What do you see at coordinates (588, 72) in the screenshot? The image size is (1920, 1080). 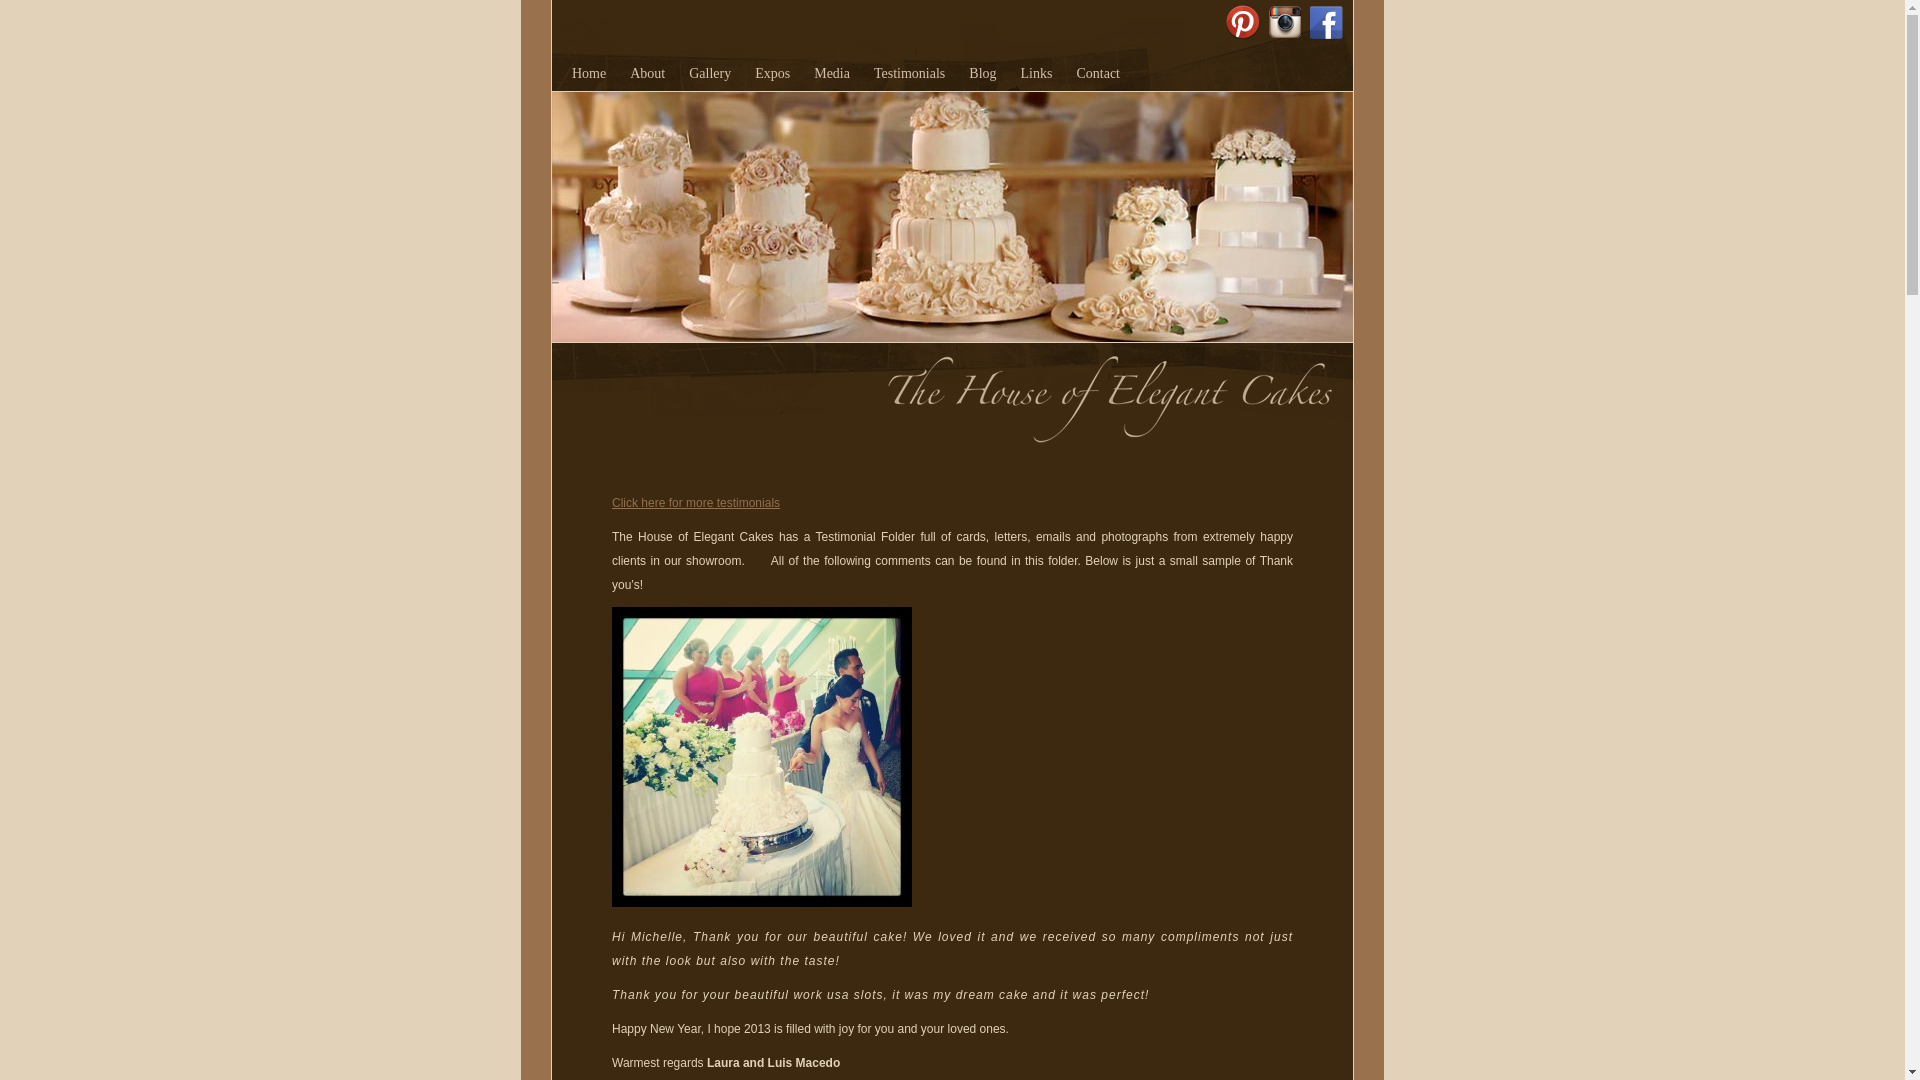 I see `'Home'` at bounding box center [588, 72].